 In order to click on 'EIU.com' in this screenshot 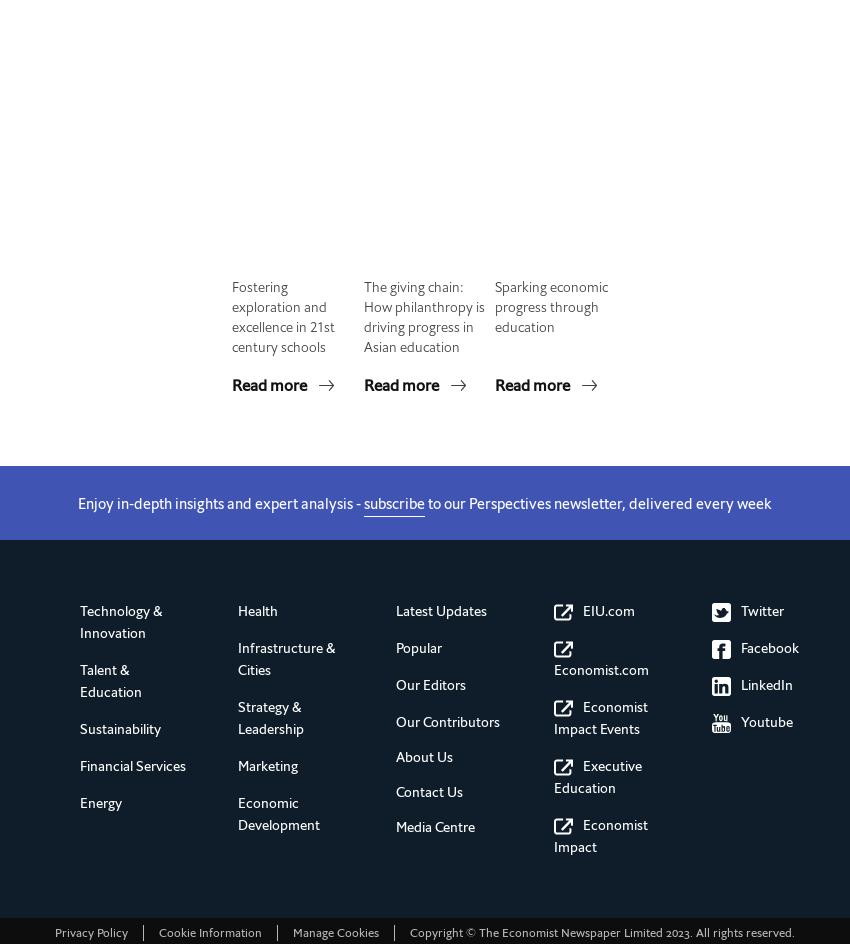, I will do `click(583, 611)`.